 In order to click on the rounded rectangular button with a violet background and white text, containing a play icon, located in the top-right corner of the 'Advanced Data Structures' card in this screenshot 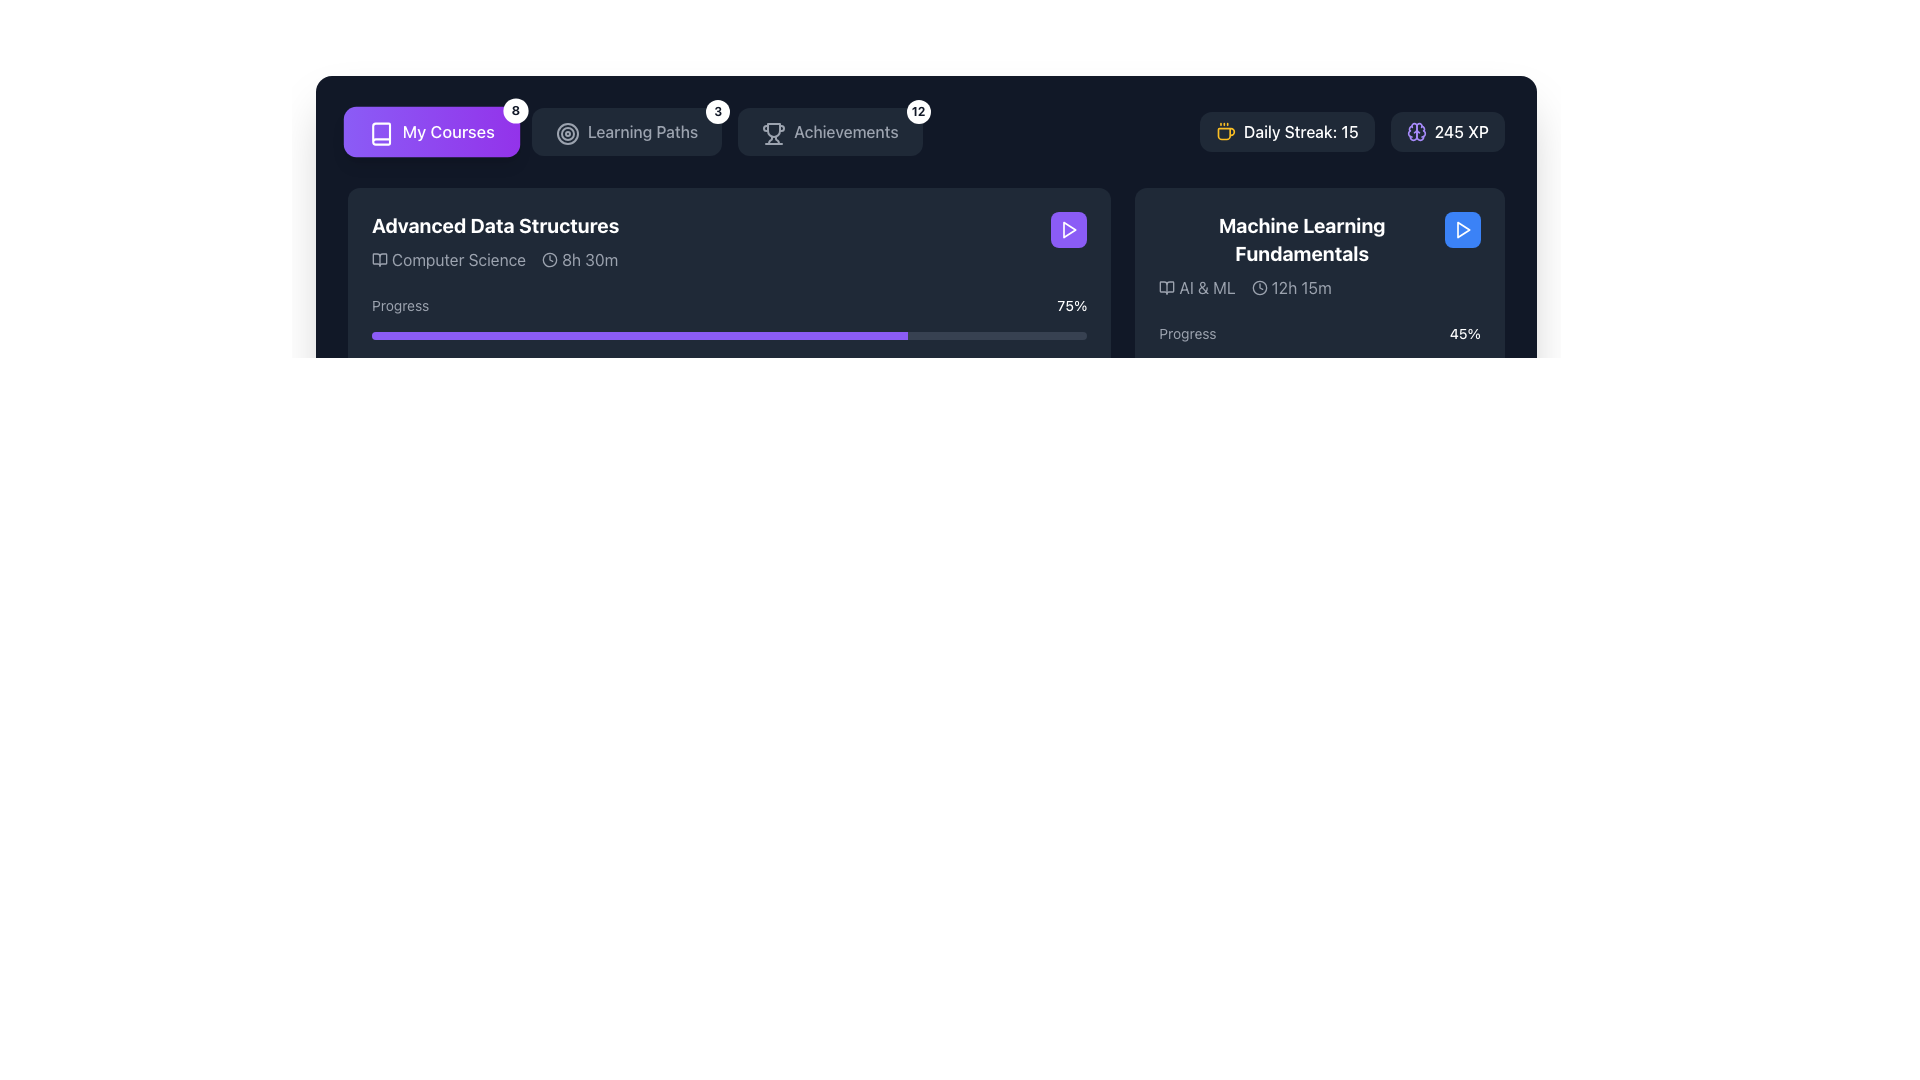, I will do `click(1068, 229)`.